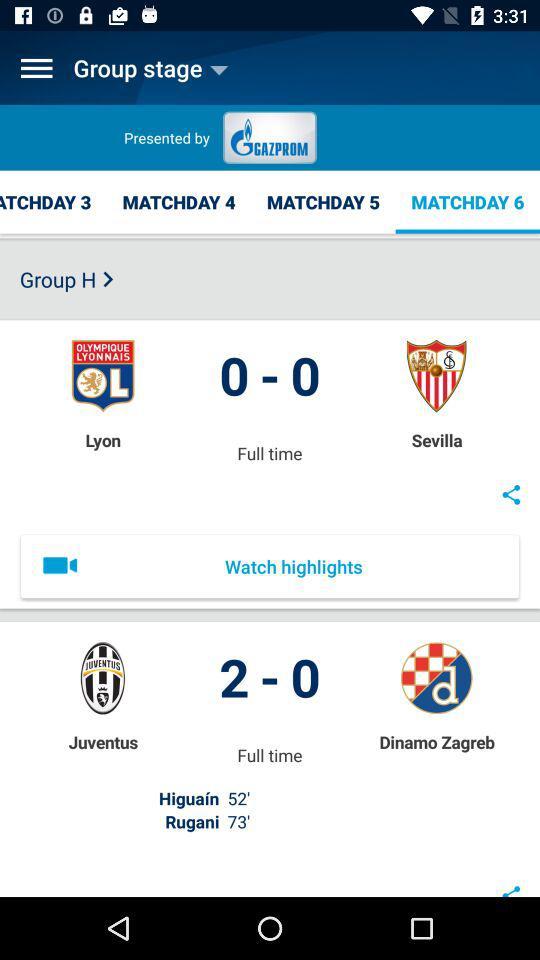 This screenshot has height=960, width=540. Describe the element at coordinates (36, 68) in the screenshot. I see `item above matchday 3 icon` at that location.